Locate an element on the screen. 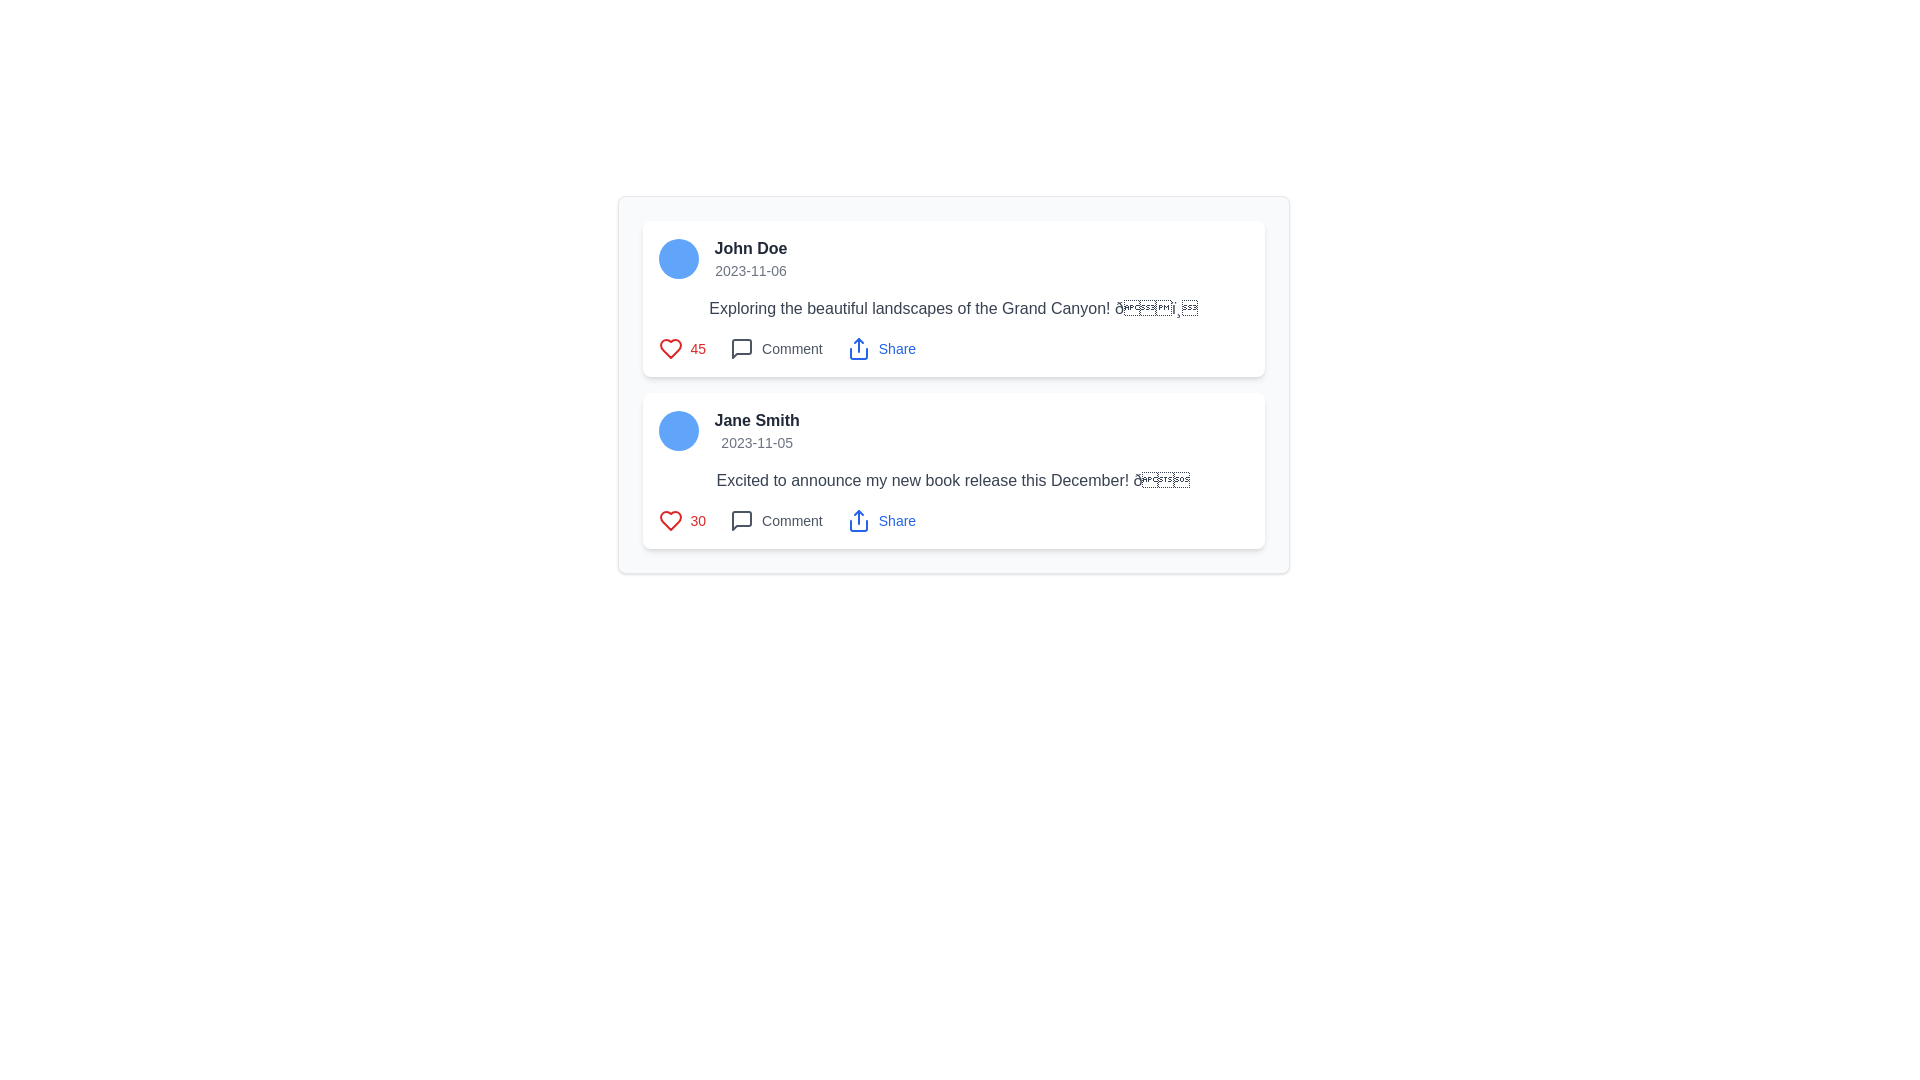  the text label identifying the author of the post, located at the top left corner of the second post card layout, above the date text '2023-11-05' is located at coordinates (756, 419).